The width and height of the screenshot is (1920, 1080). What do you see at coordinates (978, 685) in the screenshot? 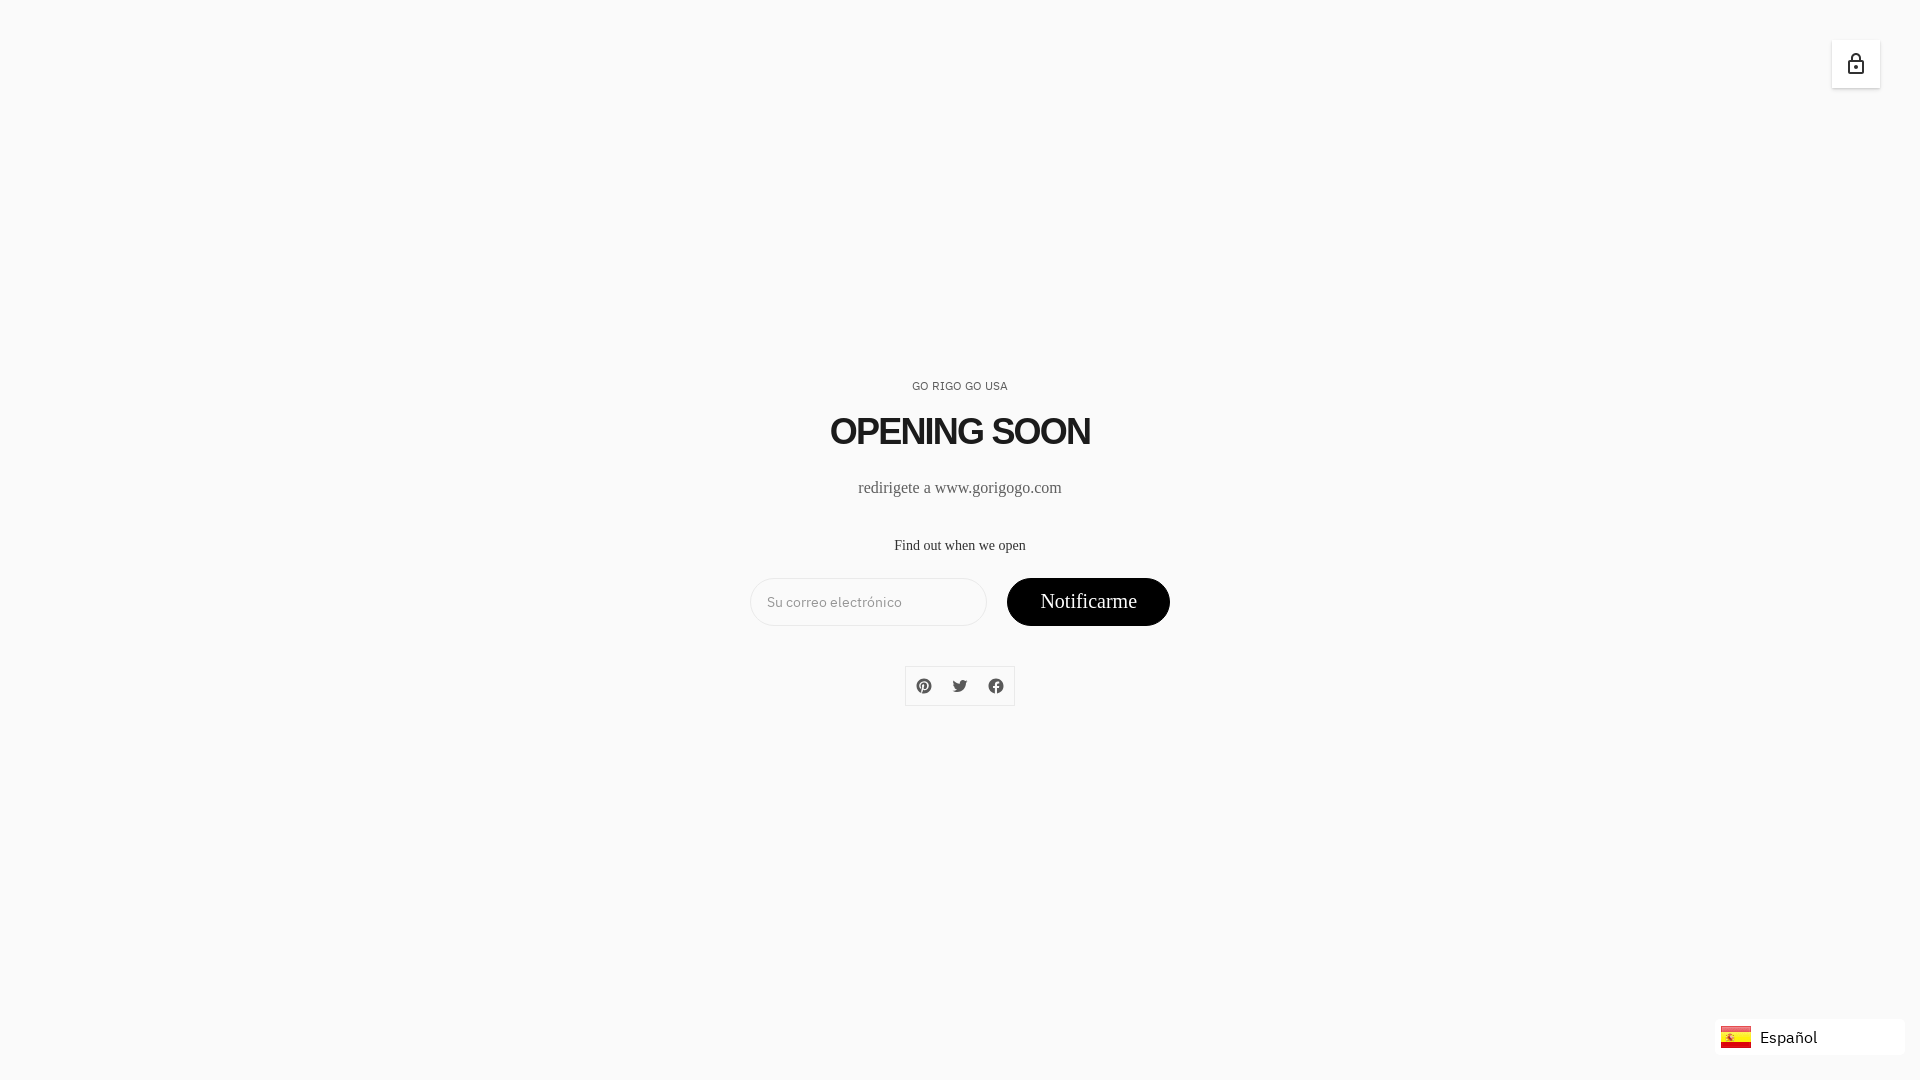
I see `'Share to Facebook'` at bounding box center [978, 685].